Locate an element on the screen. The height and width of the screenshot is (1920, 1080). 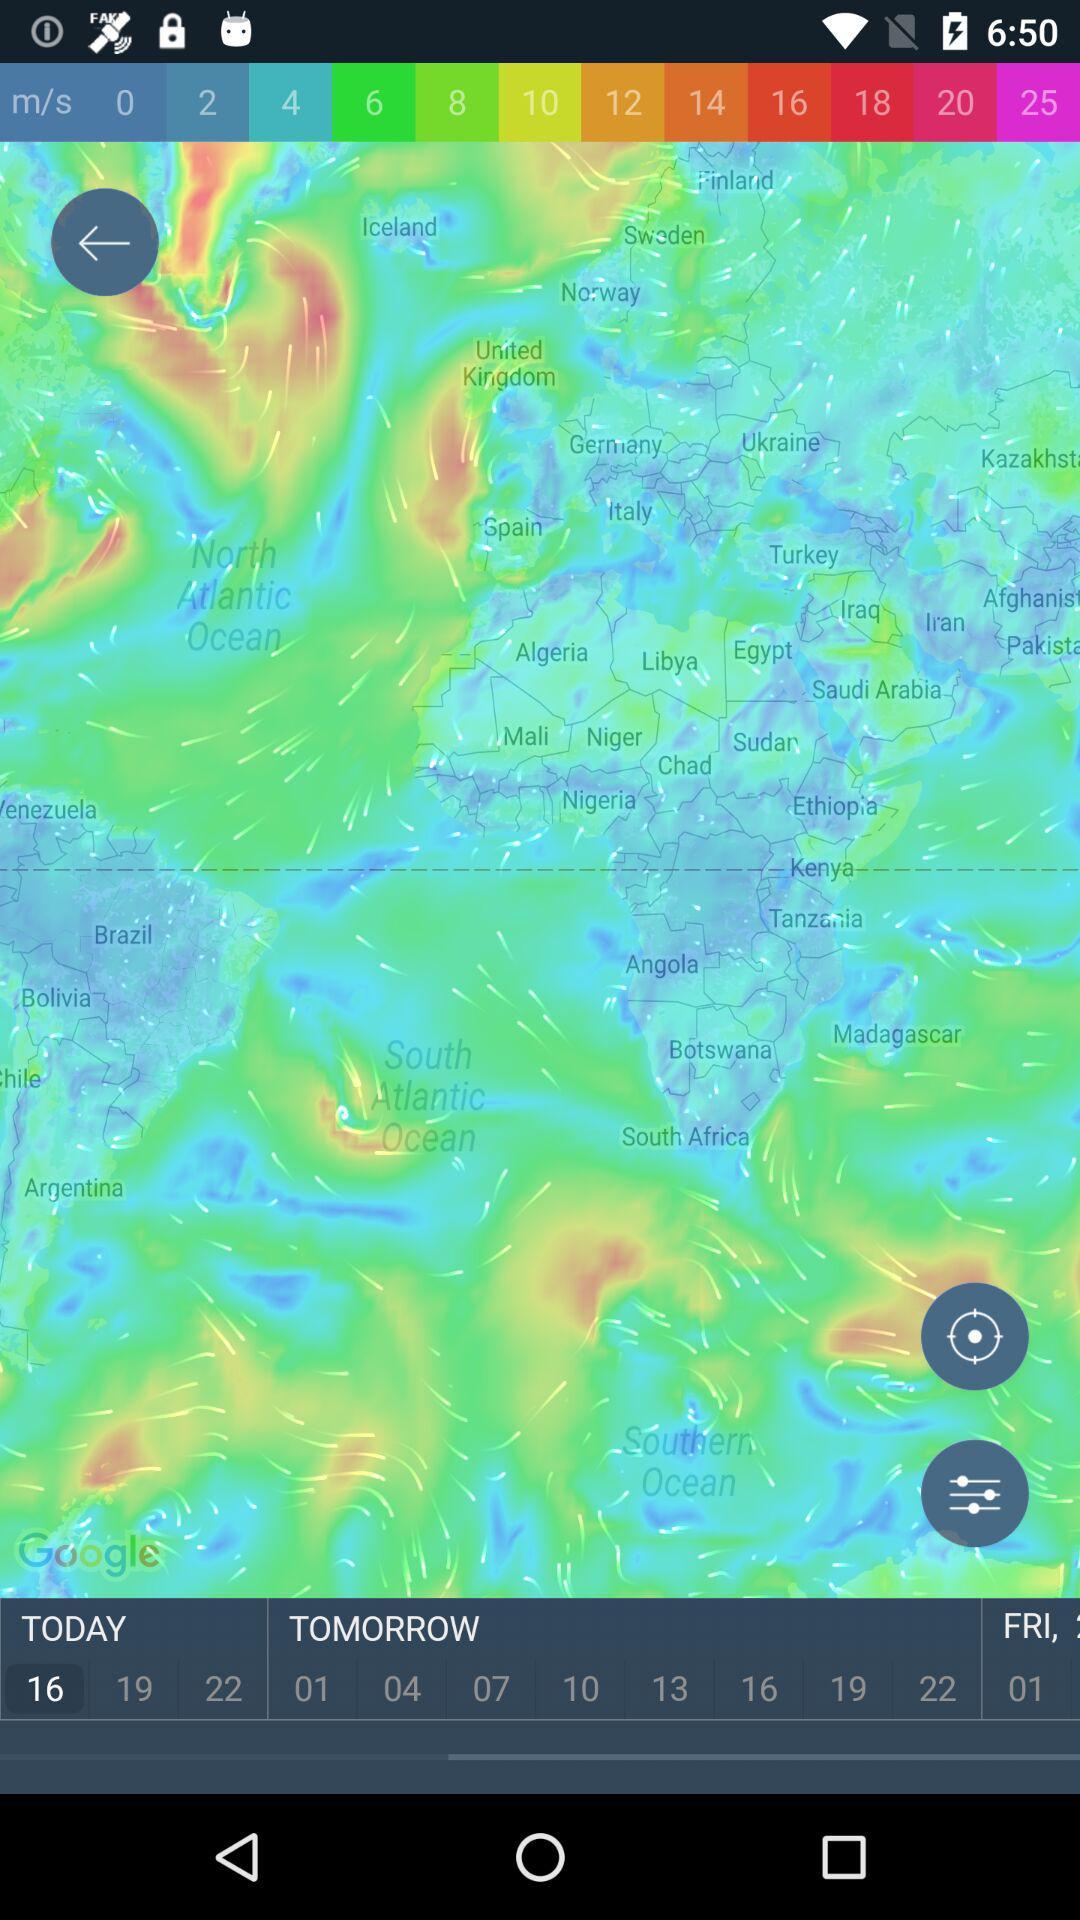
go back is located at coordinates (104, 245).